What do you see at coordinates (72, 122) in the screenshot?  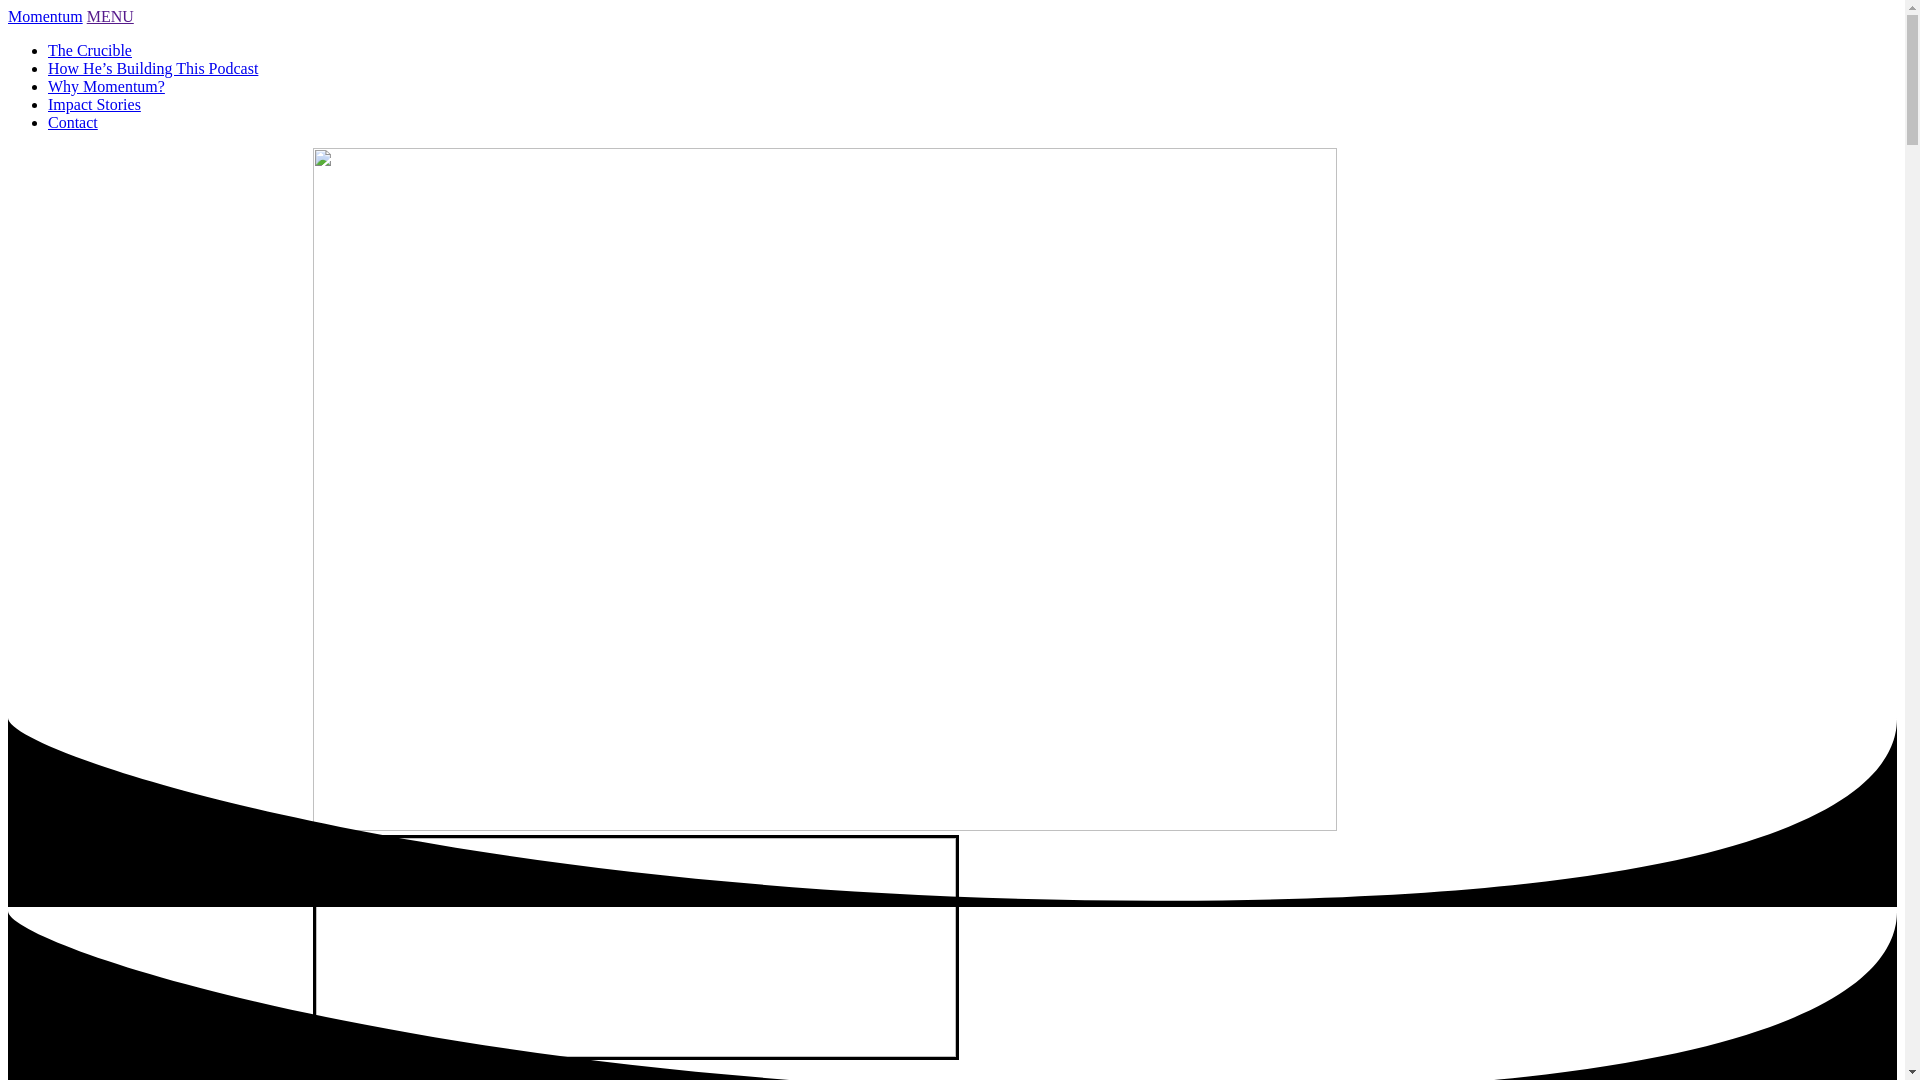 I see `'Contact'` at bounding box center [72, 122].